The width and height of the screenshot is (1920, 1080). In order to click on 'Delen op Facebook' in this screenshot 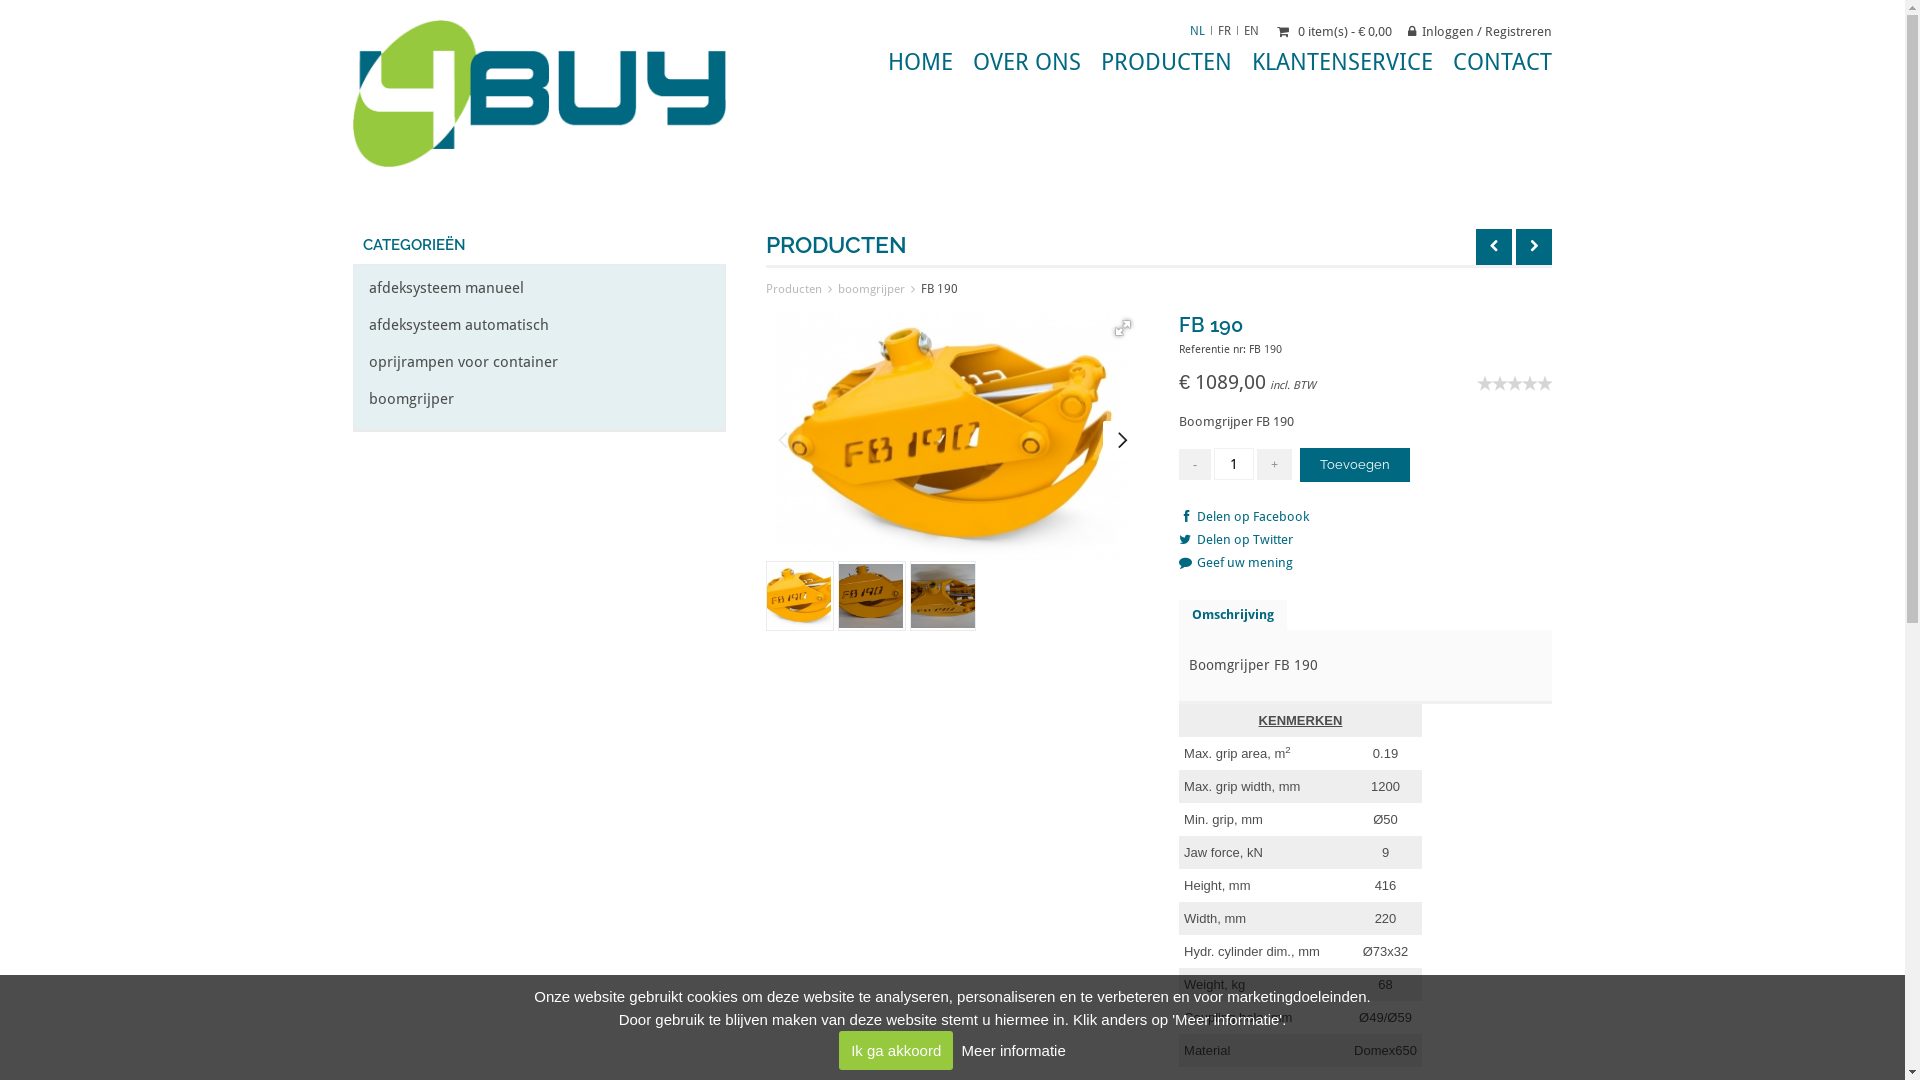, I will do `click(1242, 515)`.